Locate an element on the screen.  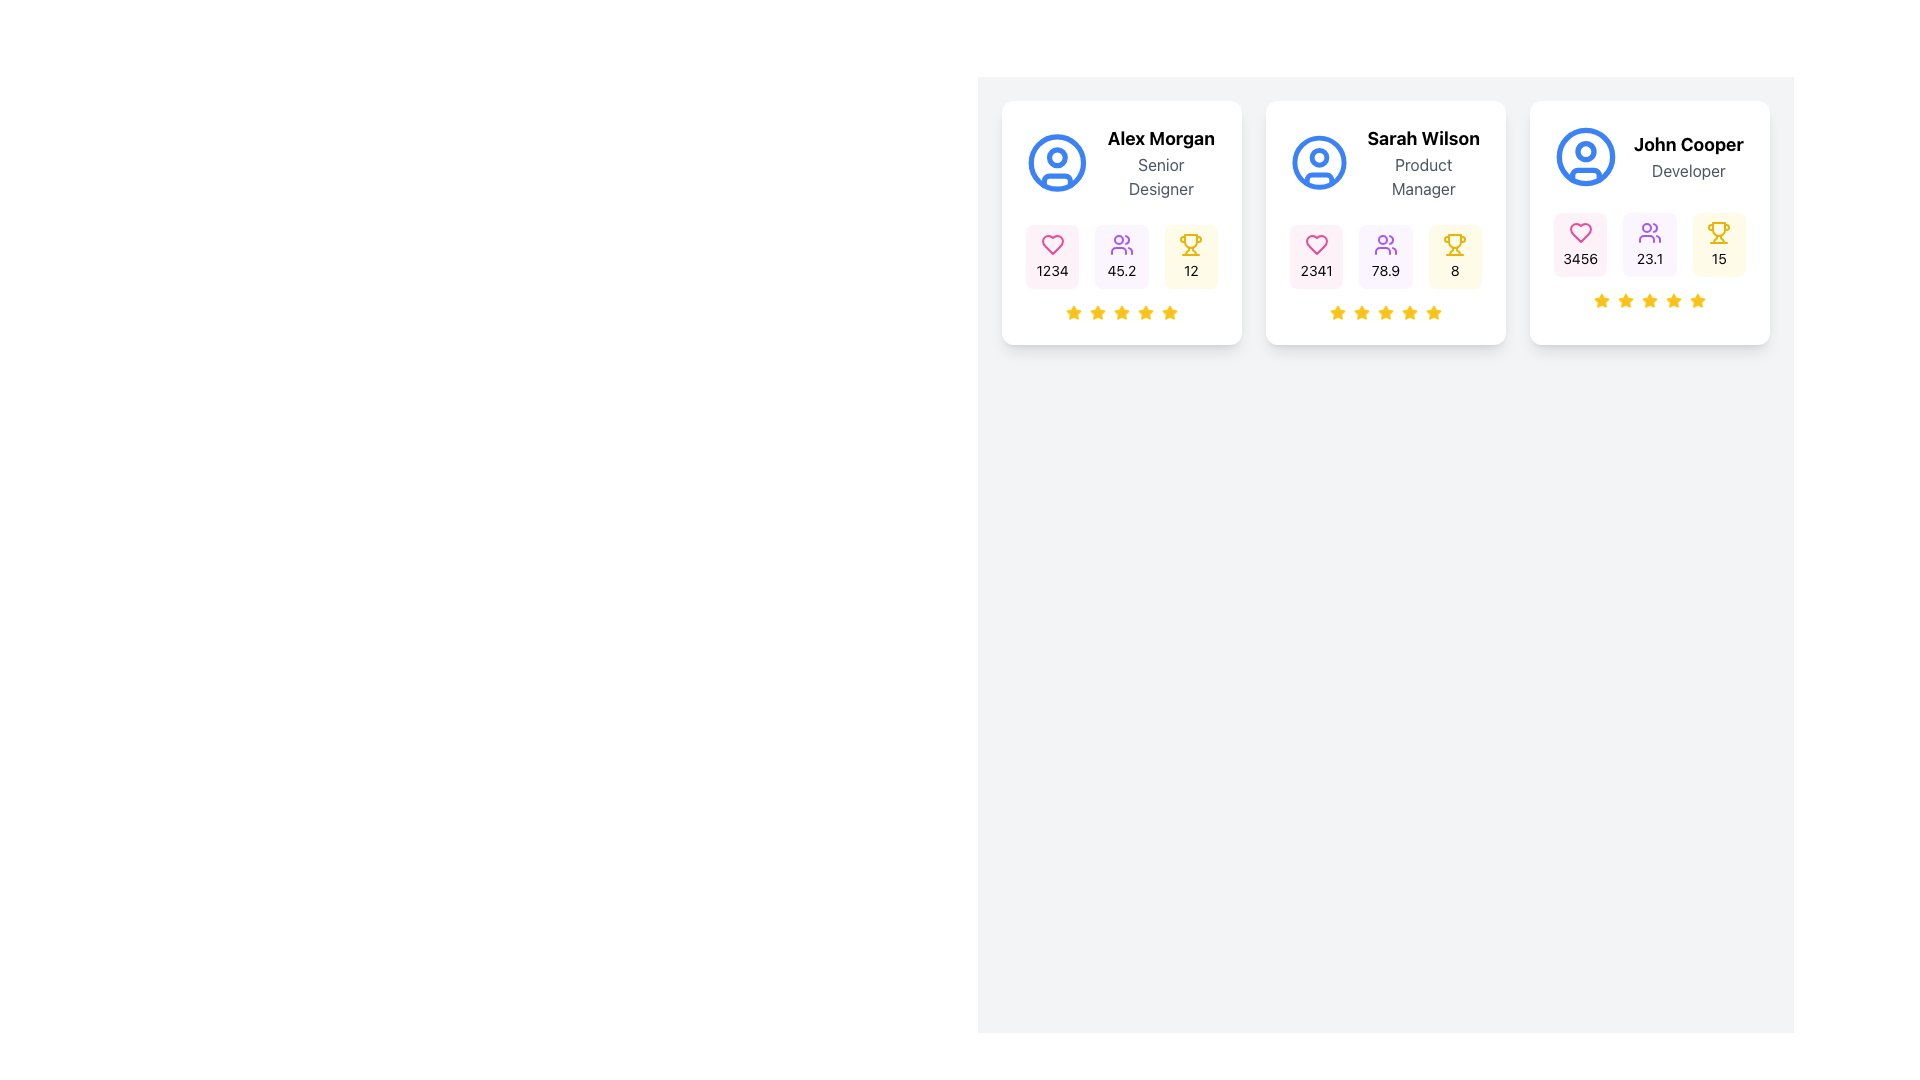
the Profile Card that serves as a profile summary, displaying the user's name, role, statistics, and rating, located at the rightmost end of the row in the grid layout is located at coordinates (1650, 223).